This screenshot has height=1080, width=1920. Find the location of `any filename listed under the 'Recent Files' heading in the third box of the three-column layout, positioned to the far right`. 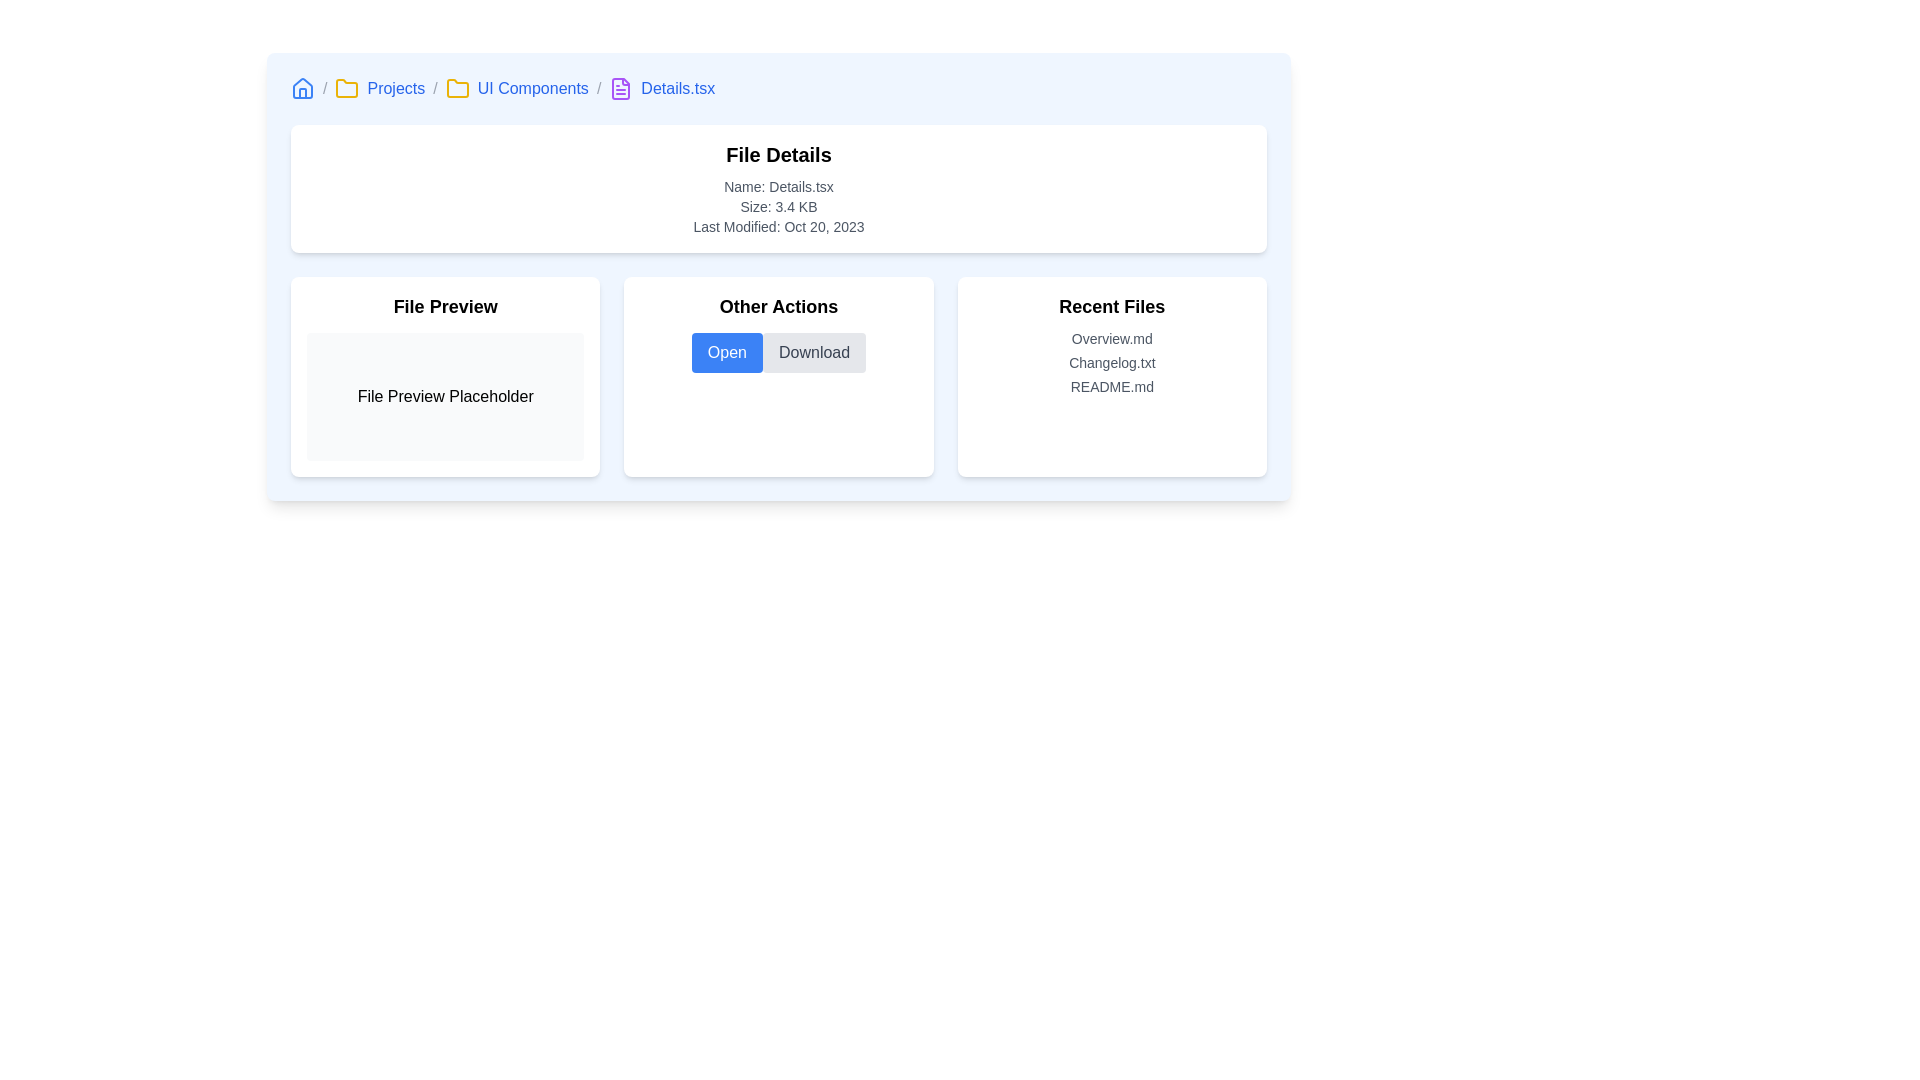

any filename listed under the 'Recent Files' heading in the third box of the three-column layout, positioned to the far right is located at coordinates (1111, 377).